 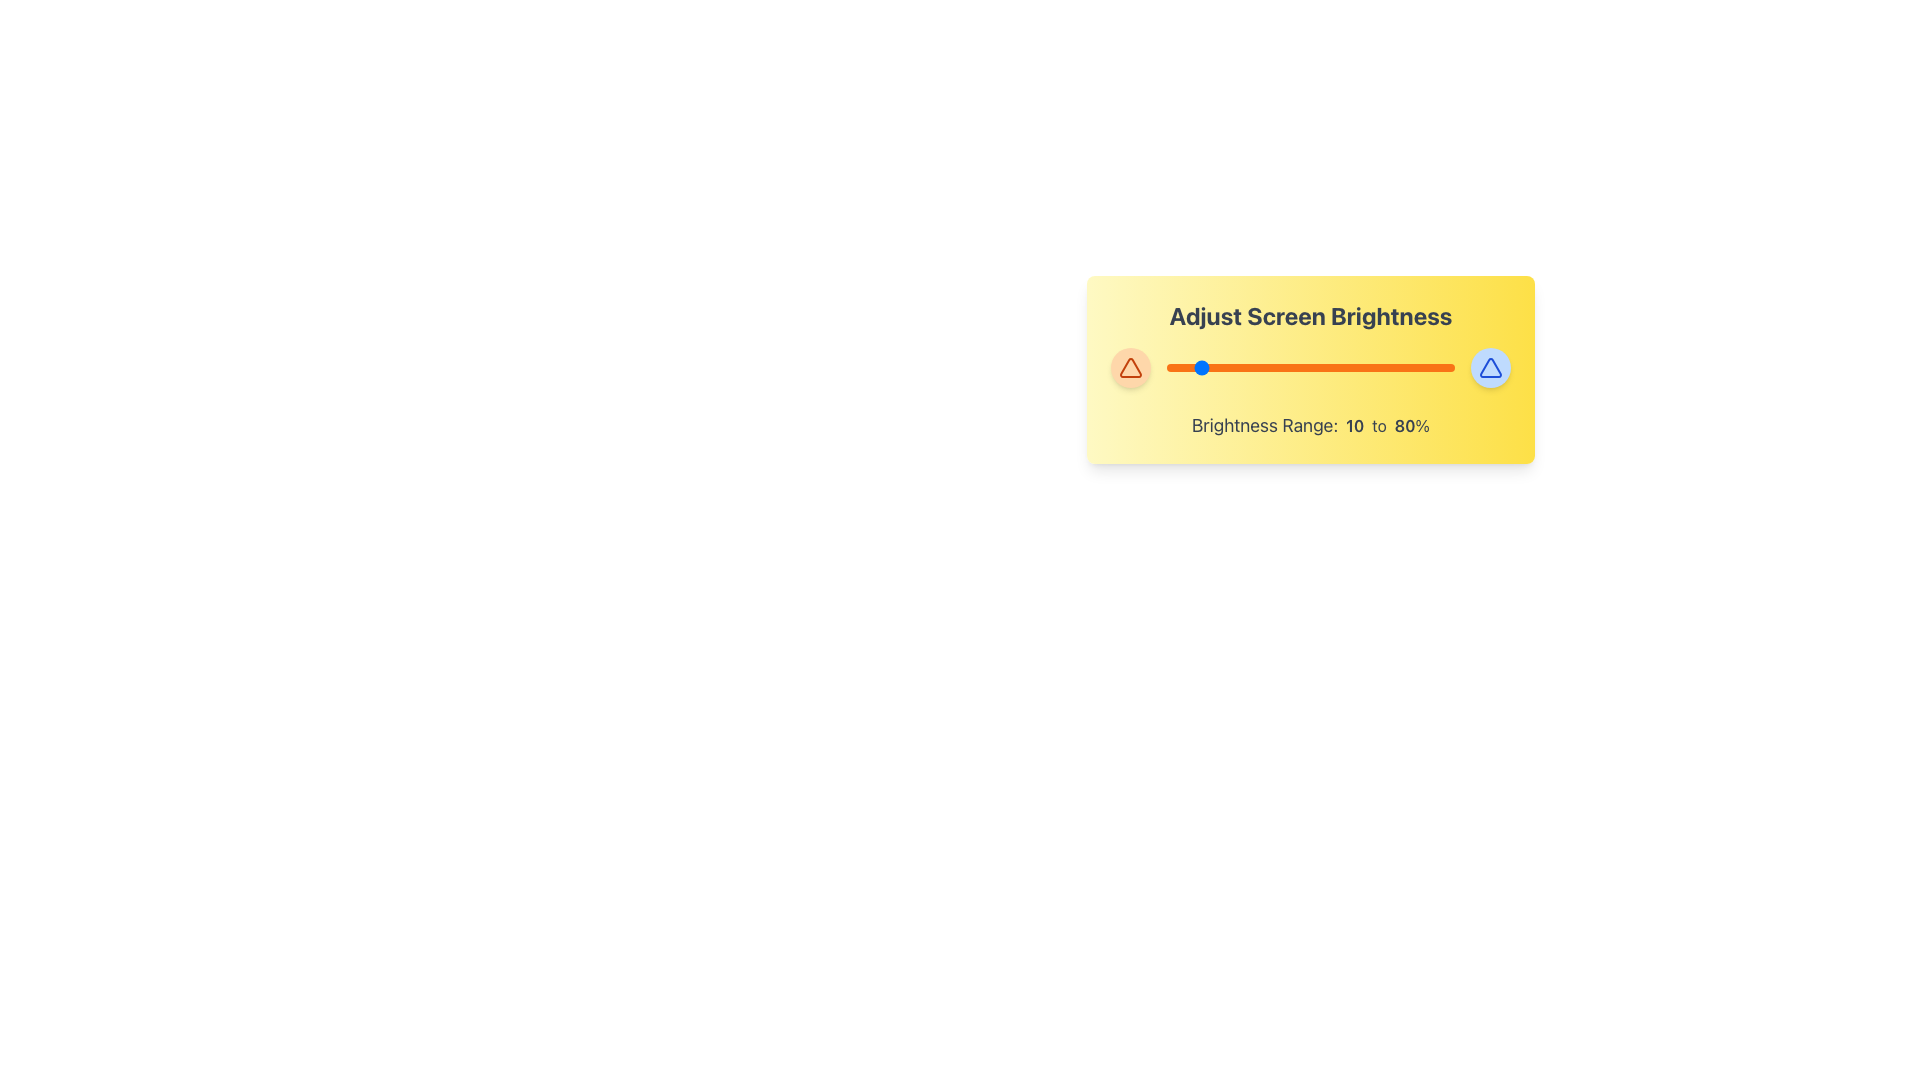 I want to click on the brightness, so click(x=1442, y=367).